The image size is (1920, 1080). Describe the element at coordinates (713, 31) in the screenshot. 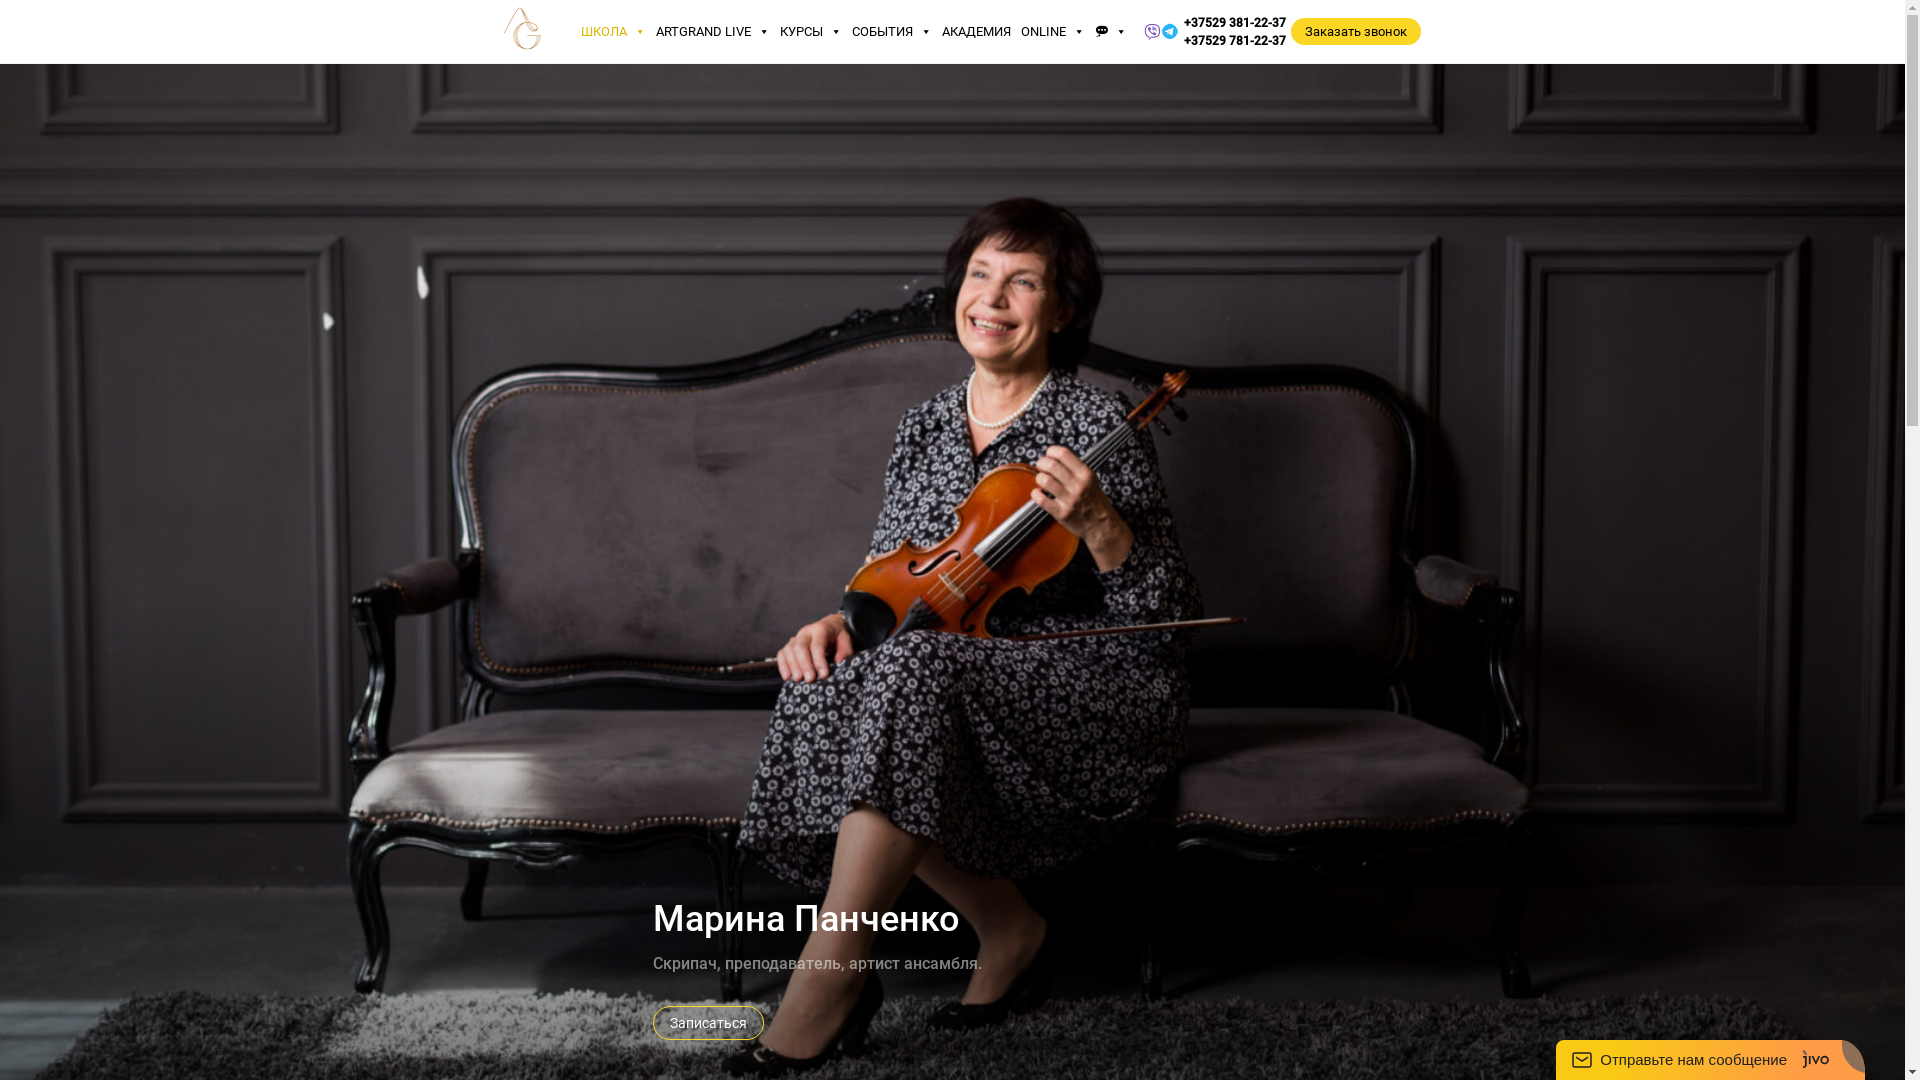

I see `'ARTGRAND LIVE'` at that location.